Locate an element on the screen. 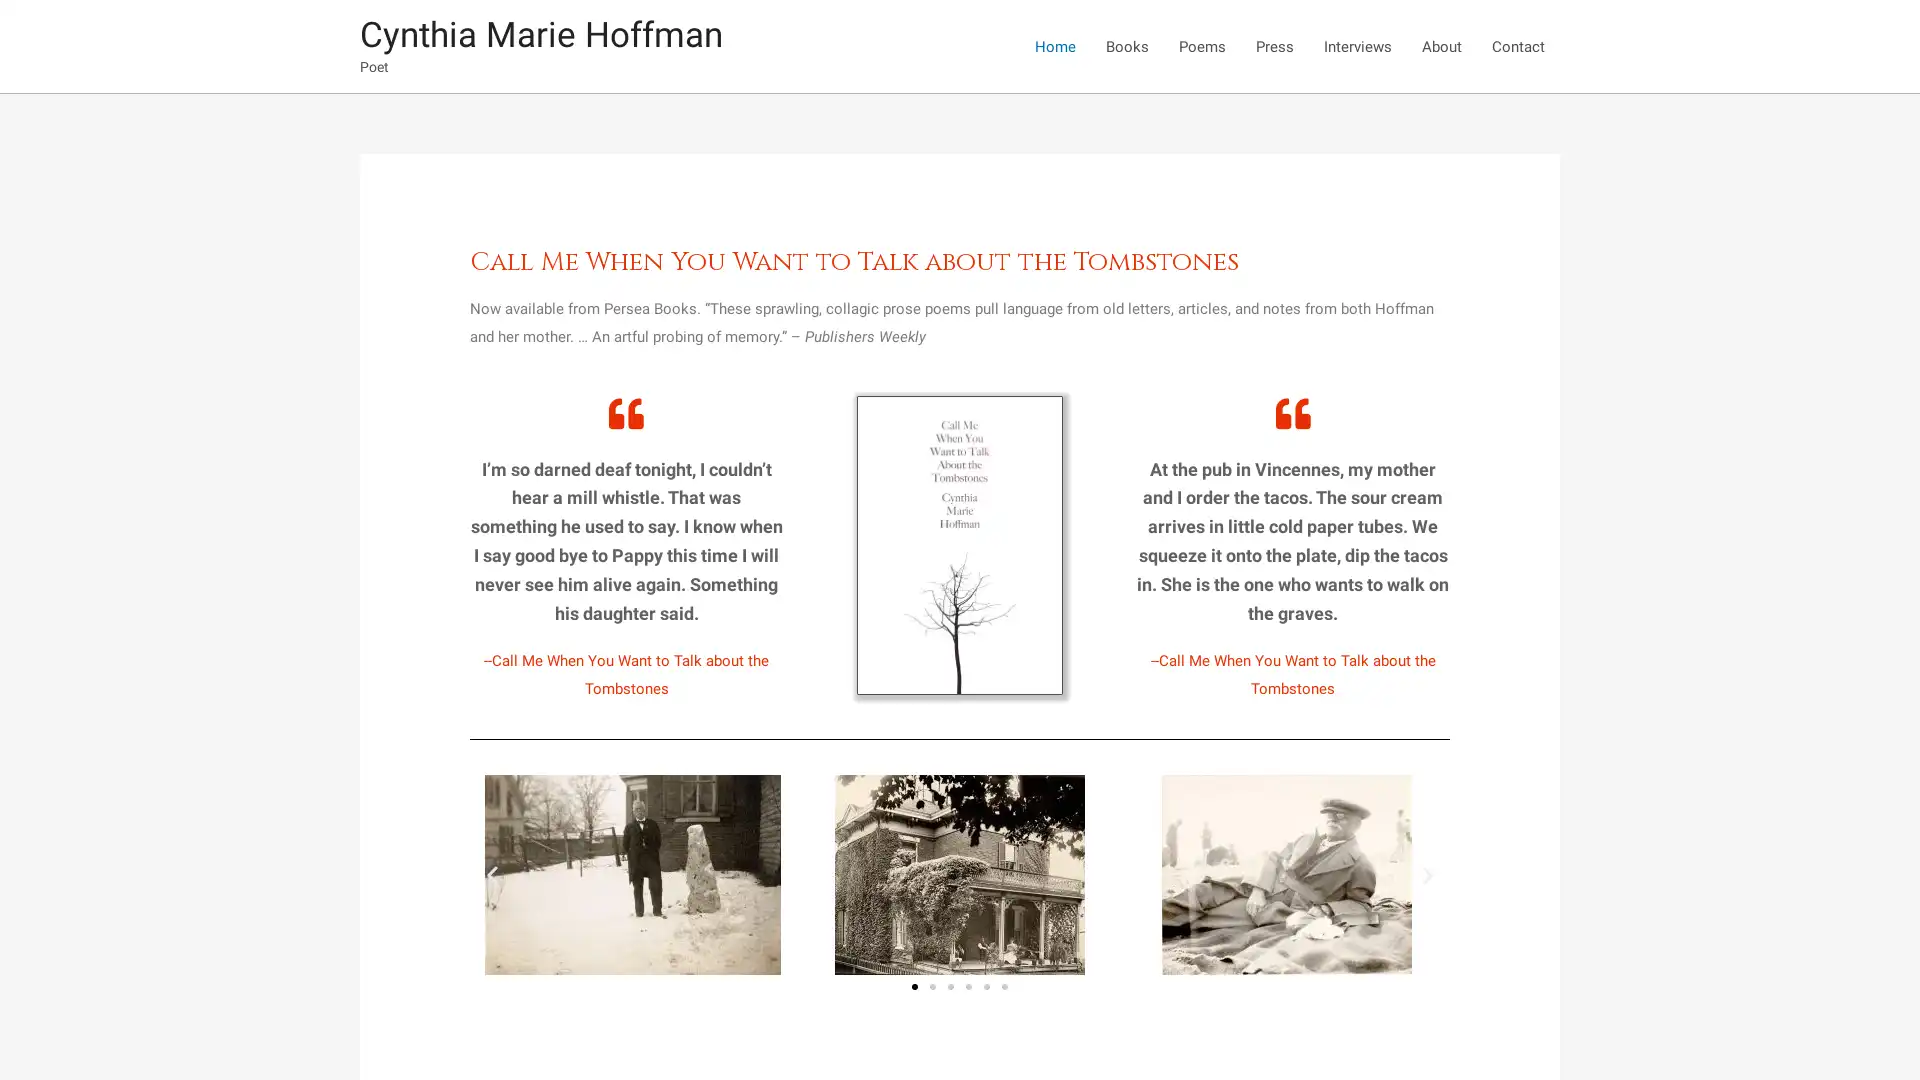 The image size is (1920, 1080). Previous slide is located at coordinates (492, 873).